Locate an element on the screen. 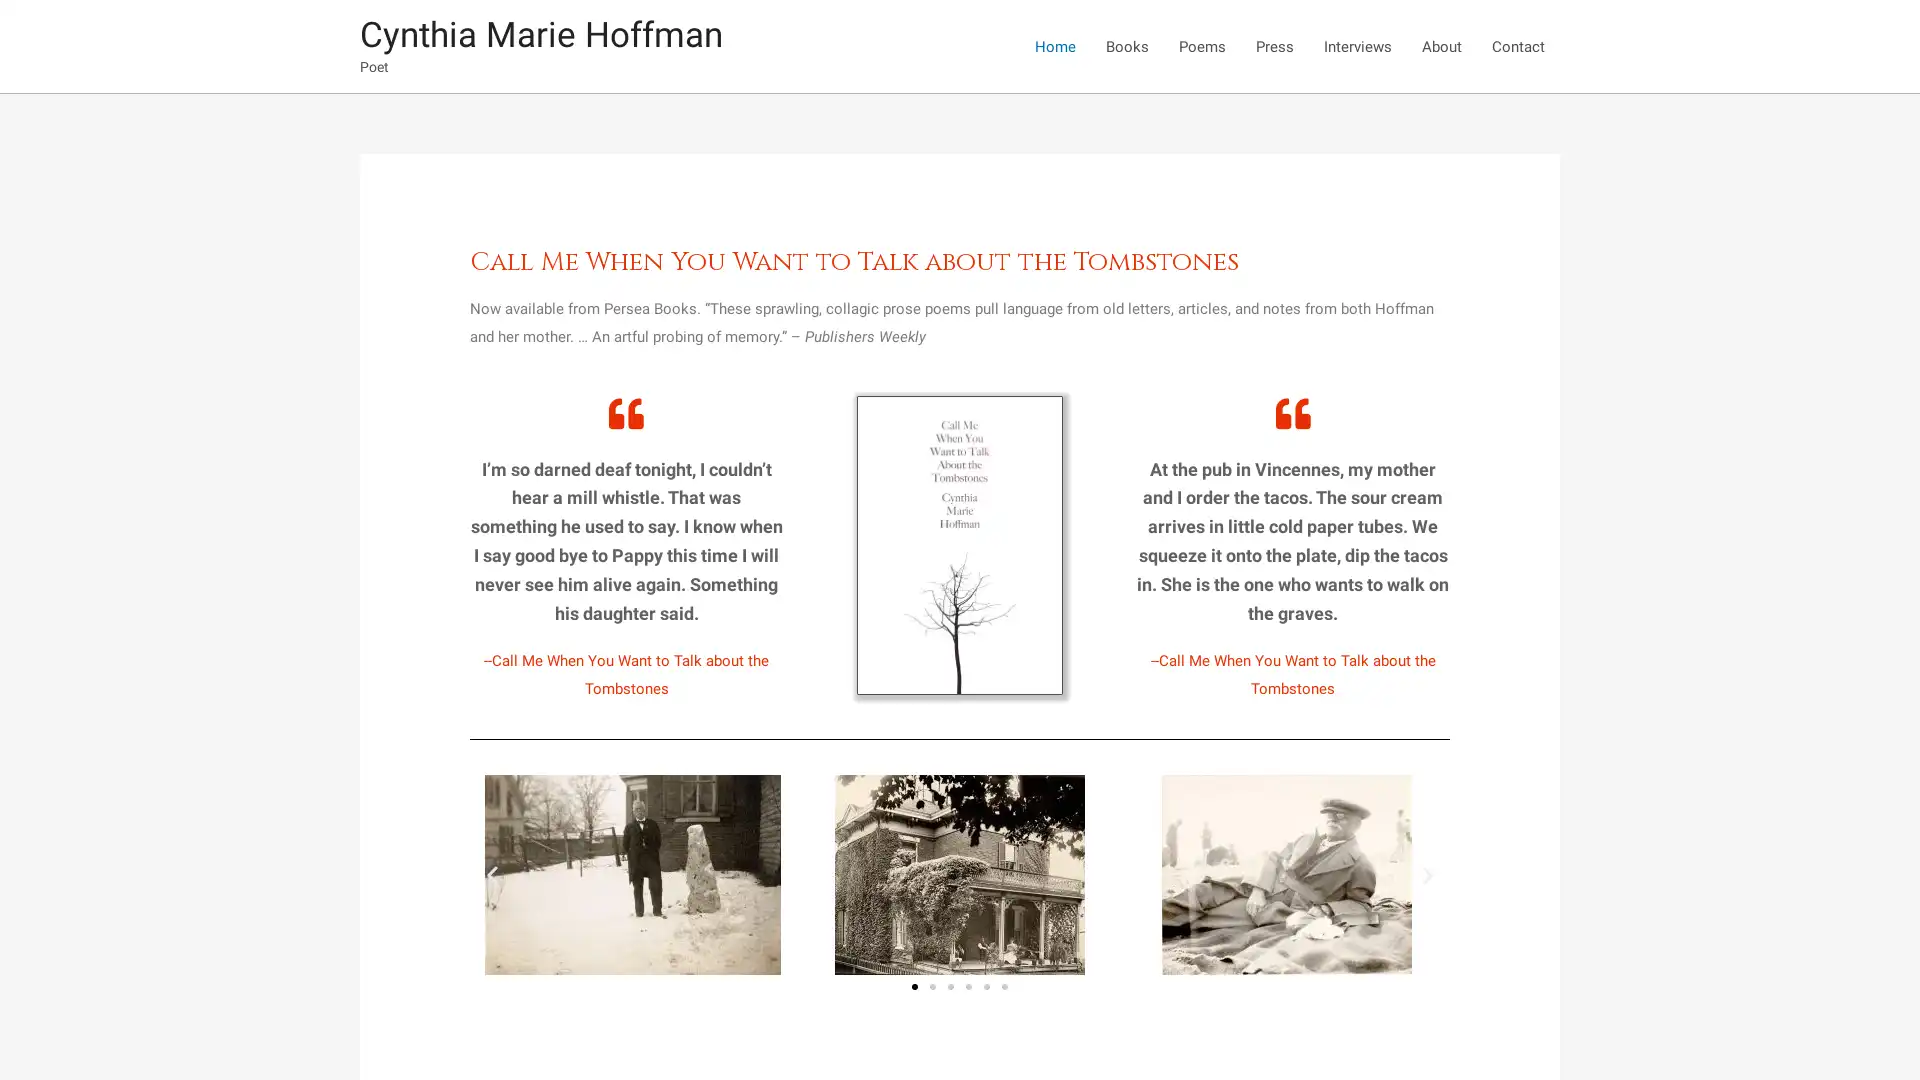 The image size is (1920, 1080). Previous slide is located at coordinates (492, 873).